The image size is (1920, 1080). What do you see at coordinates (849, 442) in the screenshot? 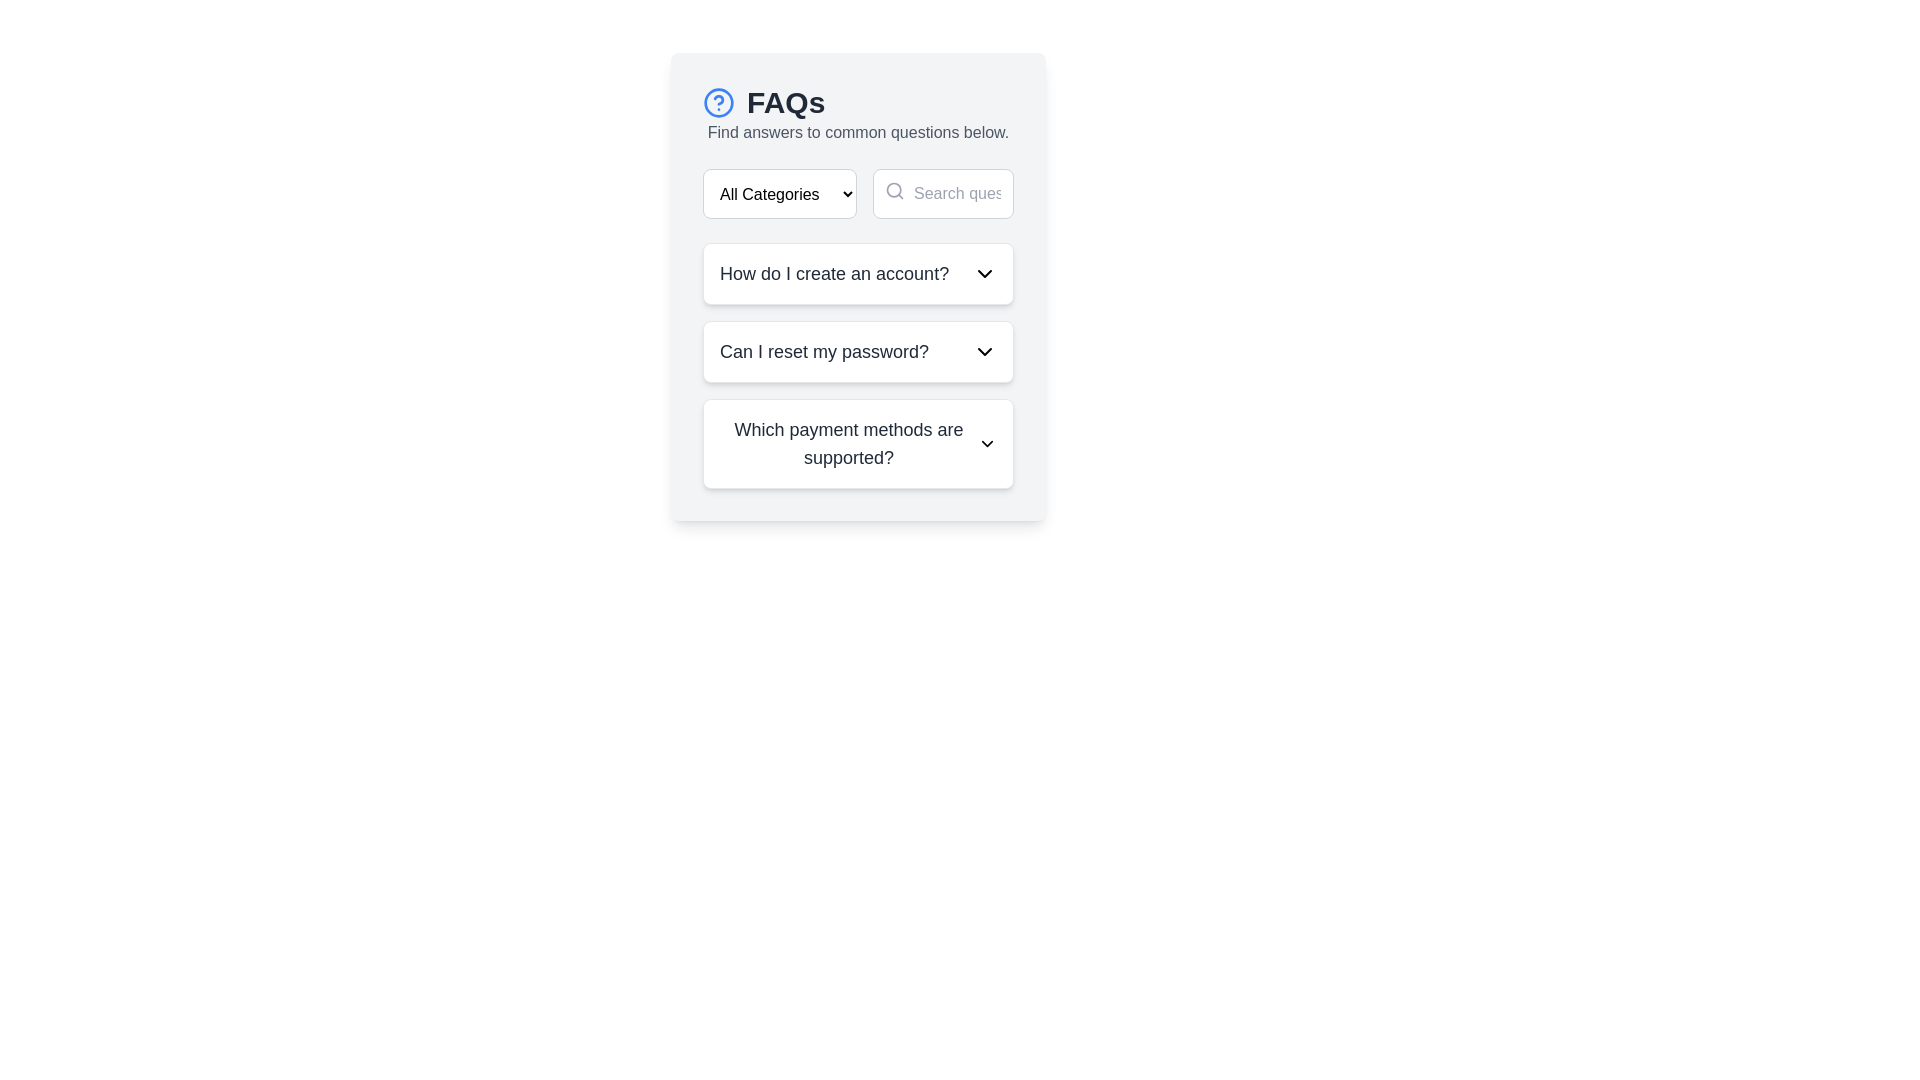
I see `text label that says 'Which payment methods are supported?' located at the bottom of the FAQ section, specifically the third entry in the list of questions` at bounding box center [849, 442].